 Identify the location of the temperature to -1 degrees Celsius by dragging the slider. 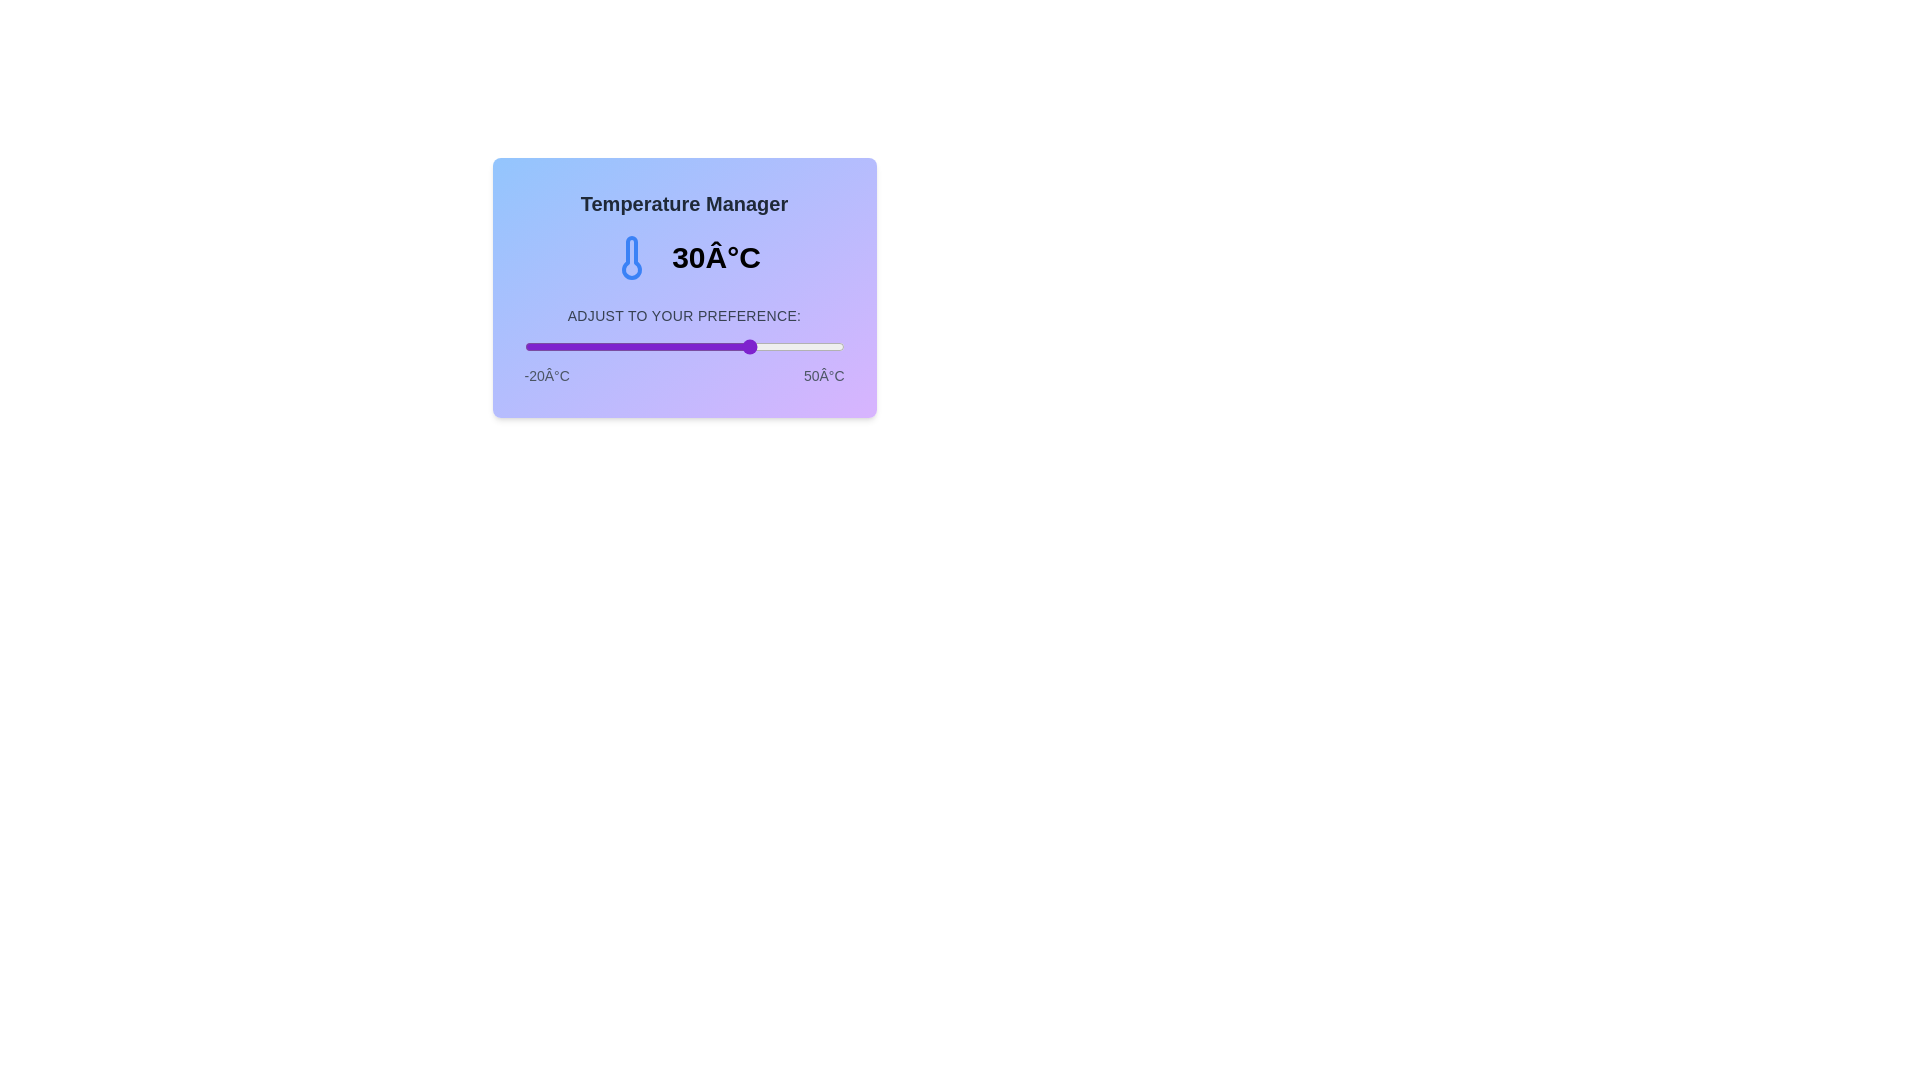
(610, 346).